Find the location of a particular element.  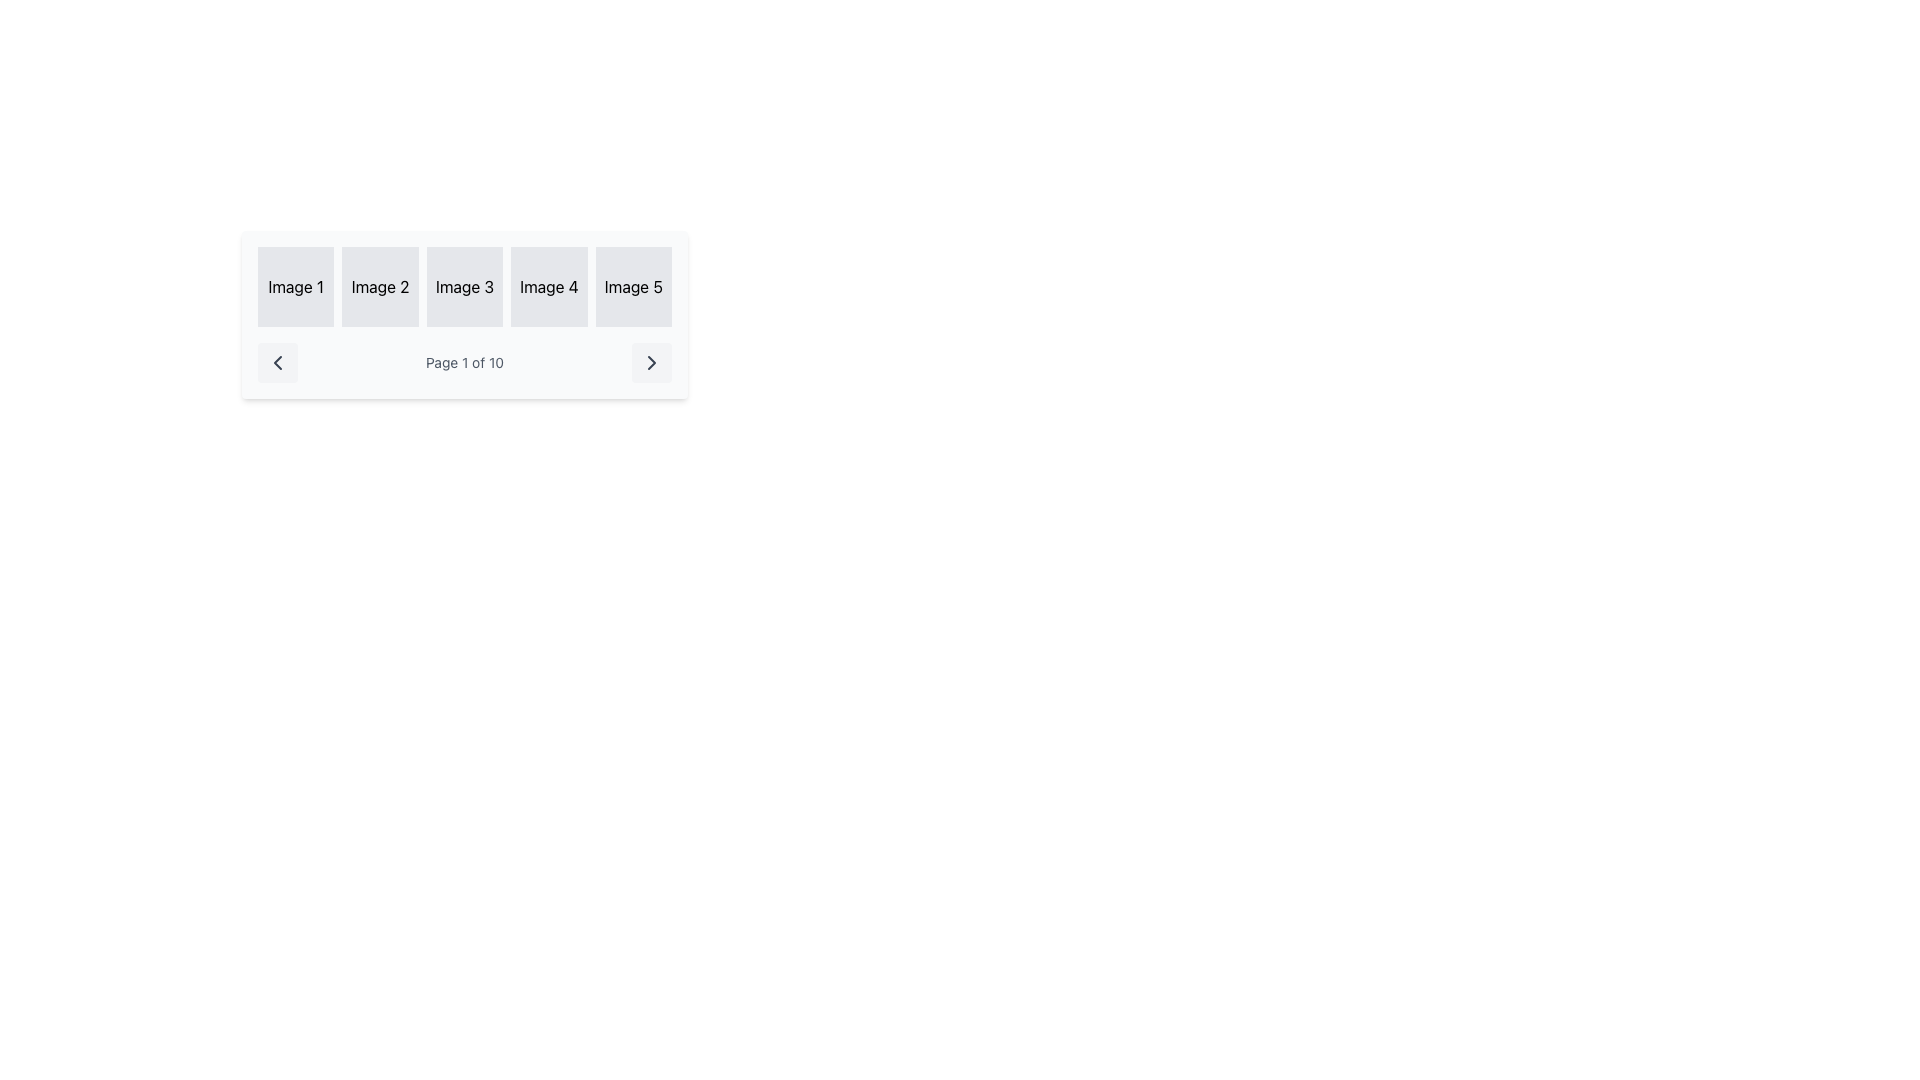

the left chevron arrow button in the navigation bar is located at coordinates (277, 362).